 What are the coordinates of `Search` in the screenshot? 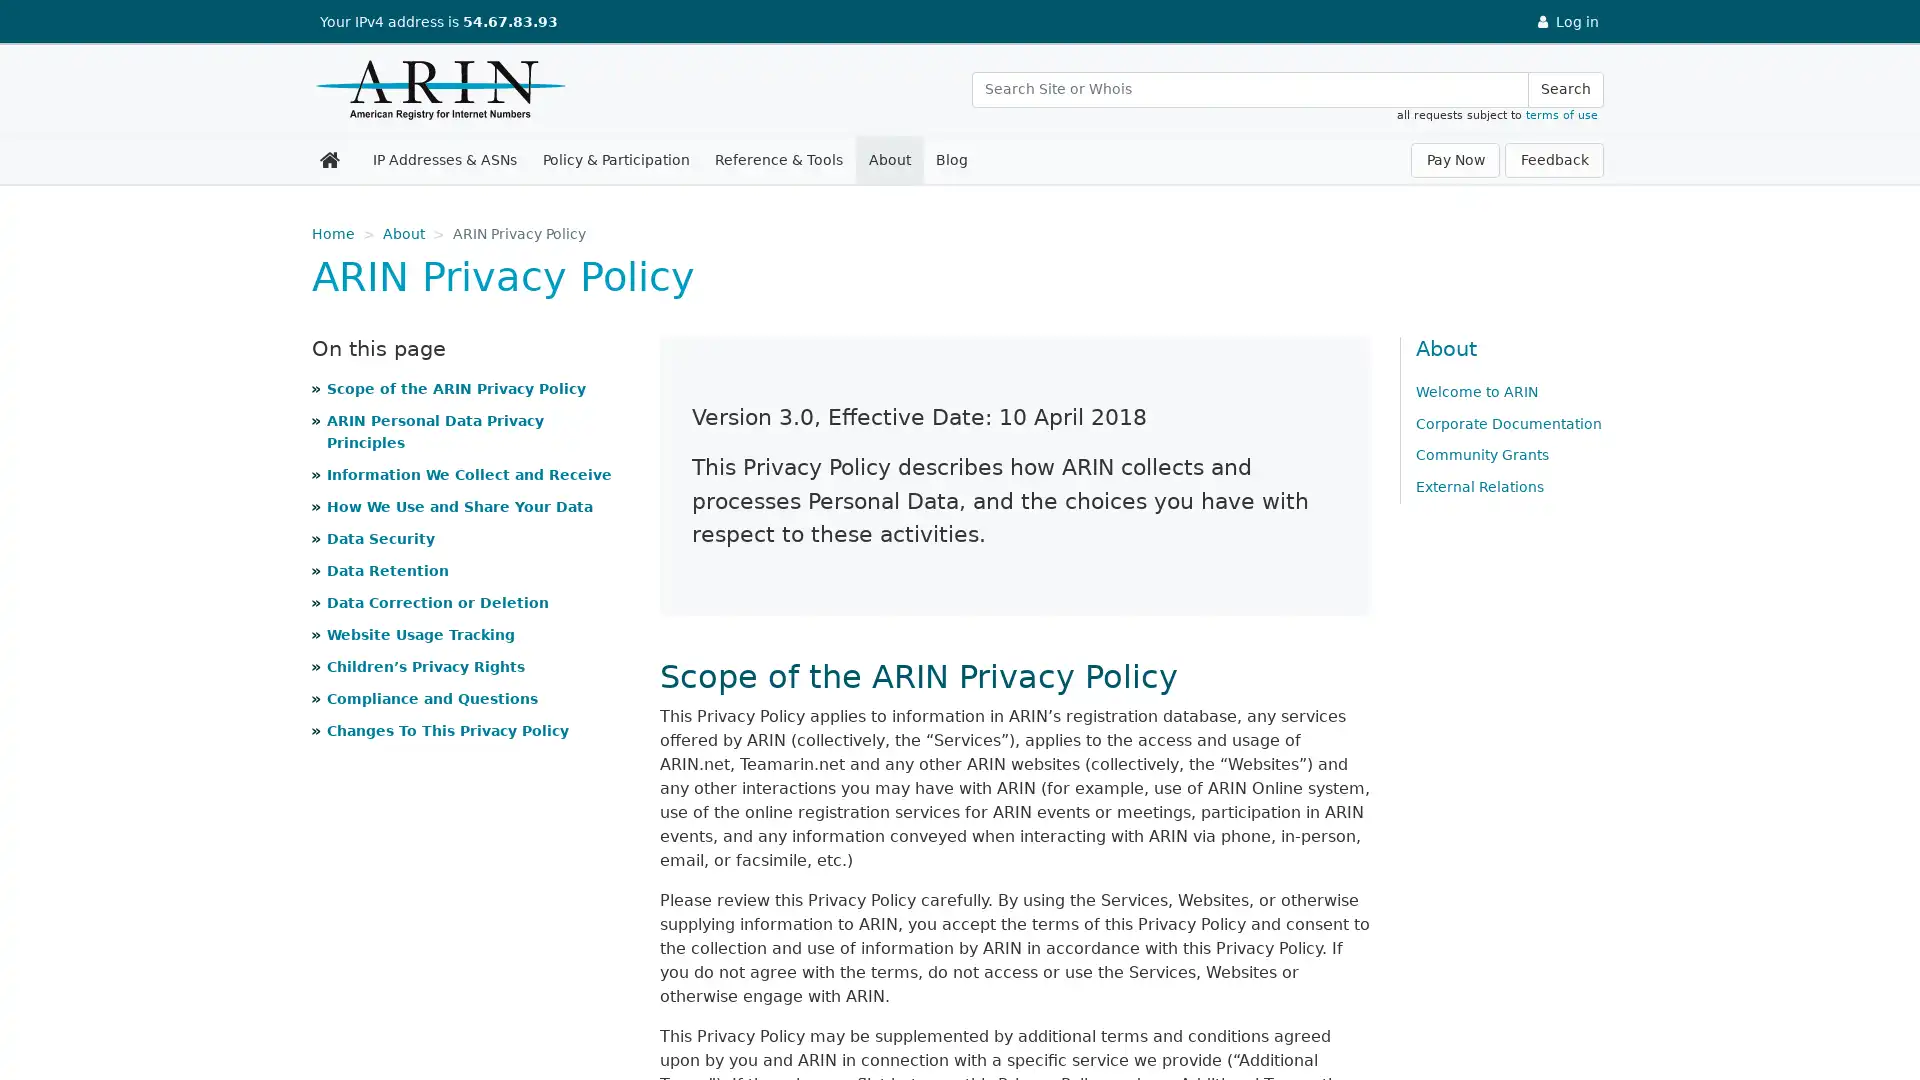 It's located at (1564, 88).